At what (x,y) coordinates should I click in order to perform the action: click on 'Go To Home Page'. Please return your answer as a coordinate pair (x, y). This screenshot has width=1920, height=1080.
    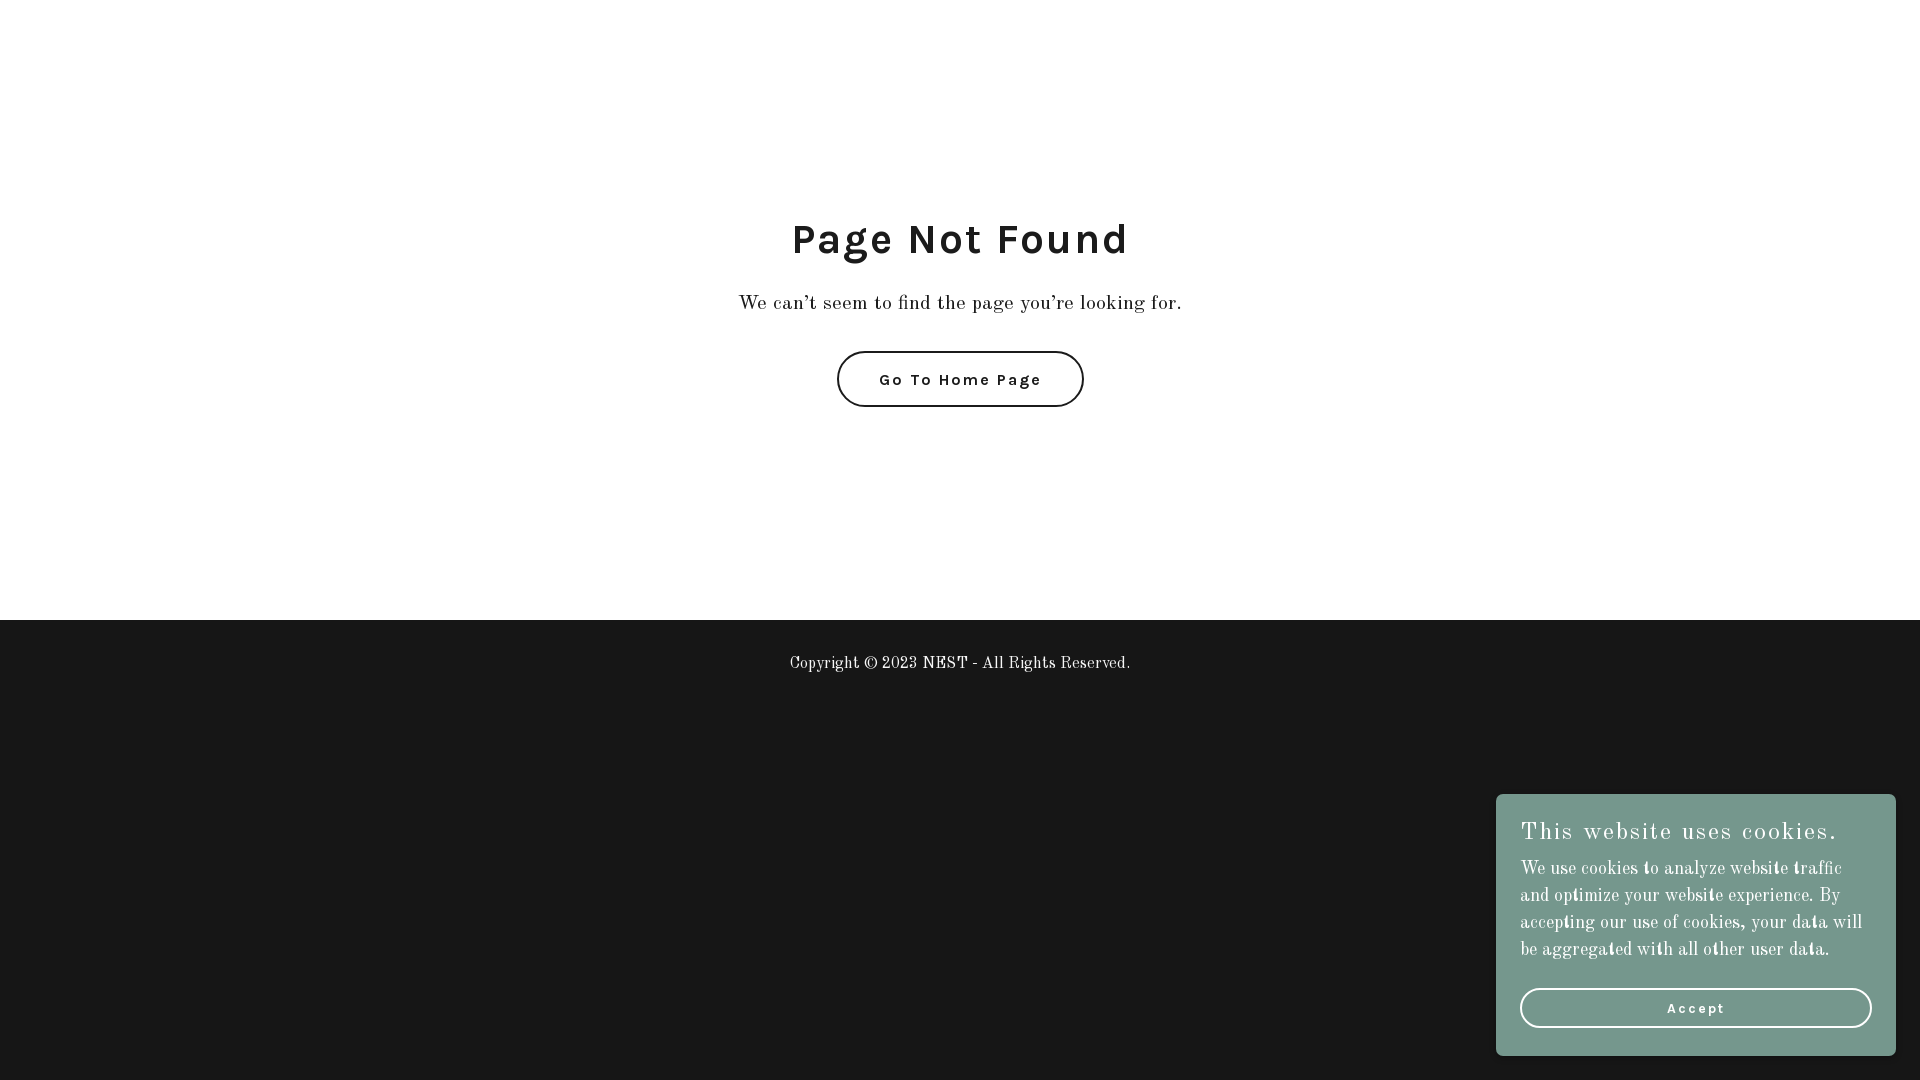
    Looking at the image, I should click on (958, 378).